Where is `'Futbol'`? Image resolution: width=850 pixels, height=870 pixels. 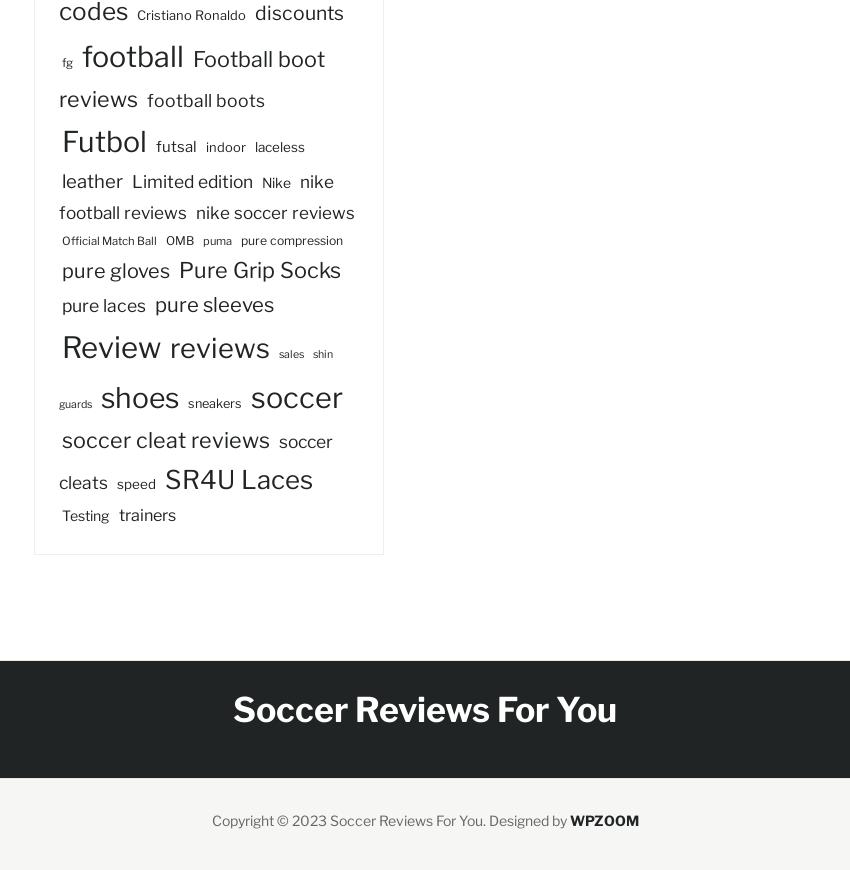
'Futbol' is located at coordinates (103, 139).